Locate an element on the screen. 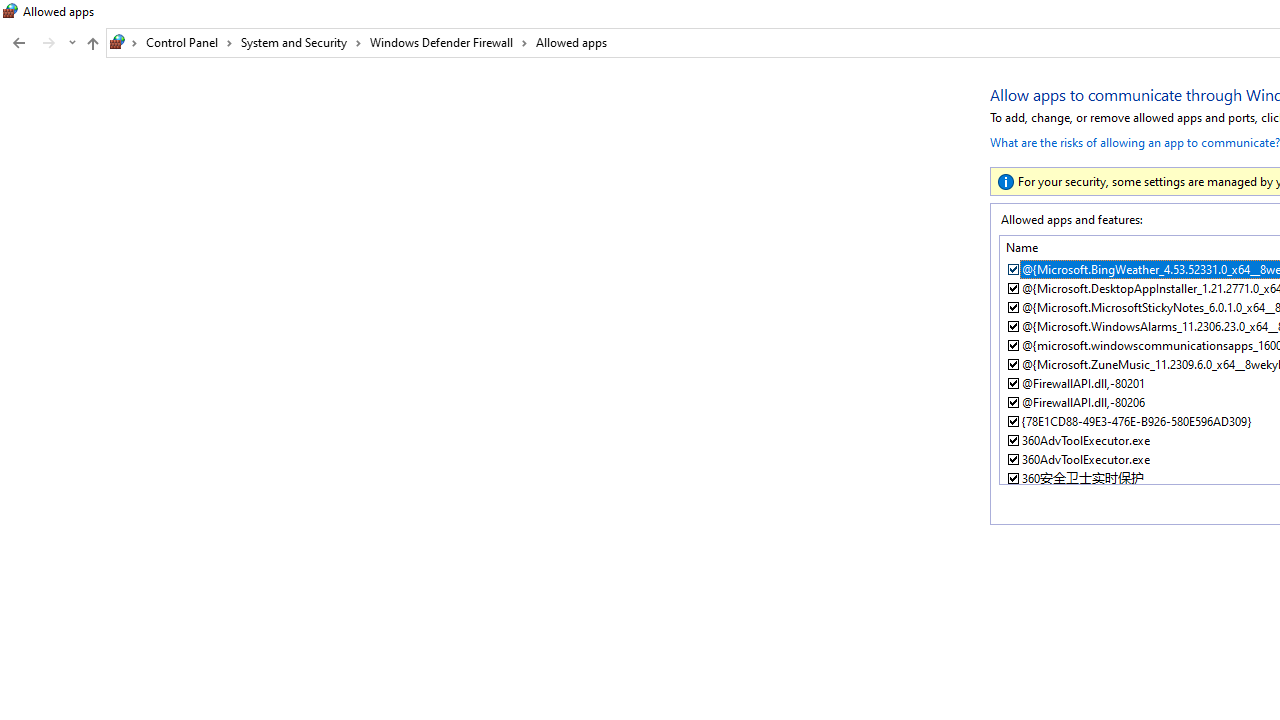  'Up band toolbar' is located at coordinates (91, 45).